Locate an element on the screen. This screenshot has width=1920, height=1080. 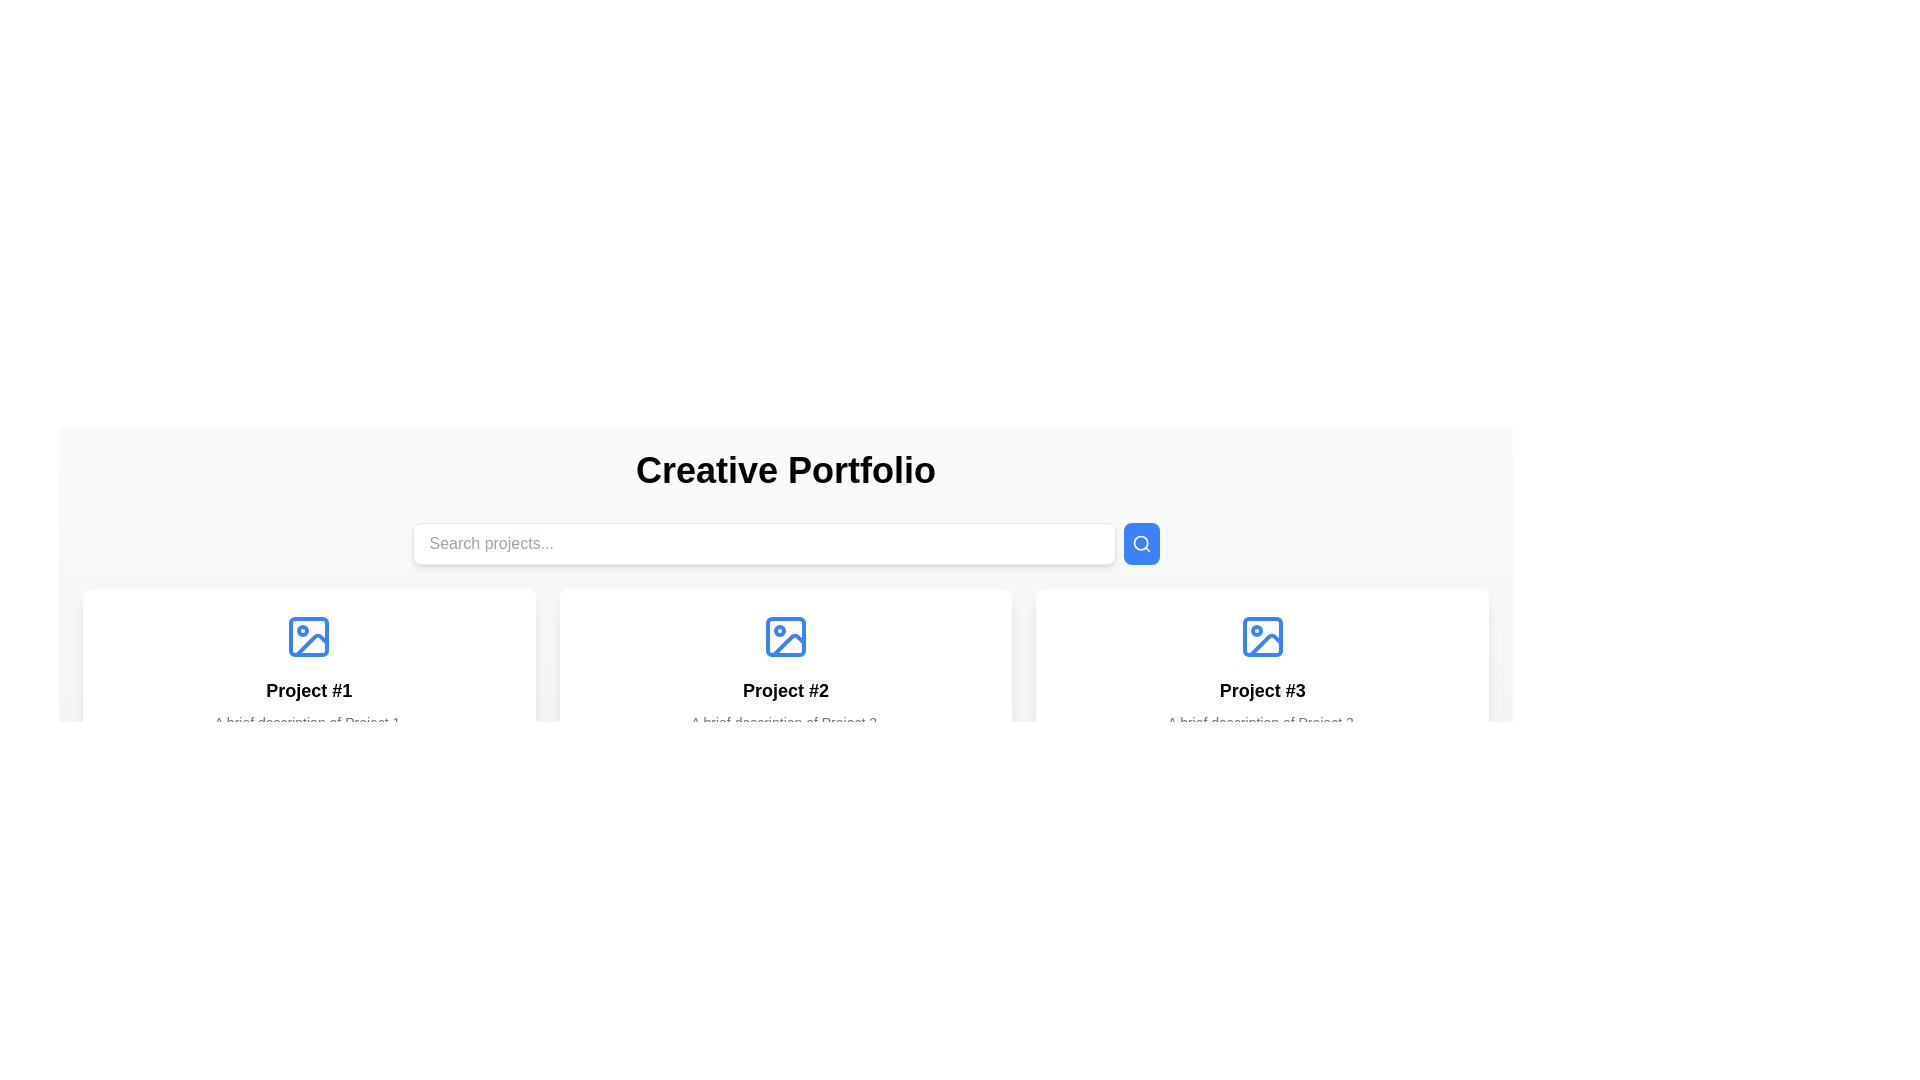
the small triangular line icon oriented towards the bottom-right within the photo icon representation is located at coordinates (311, 645).